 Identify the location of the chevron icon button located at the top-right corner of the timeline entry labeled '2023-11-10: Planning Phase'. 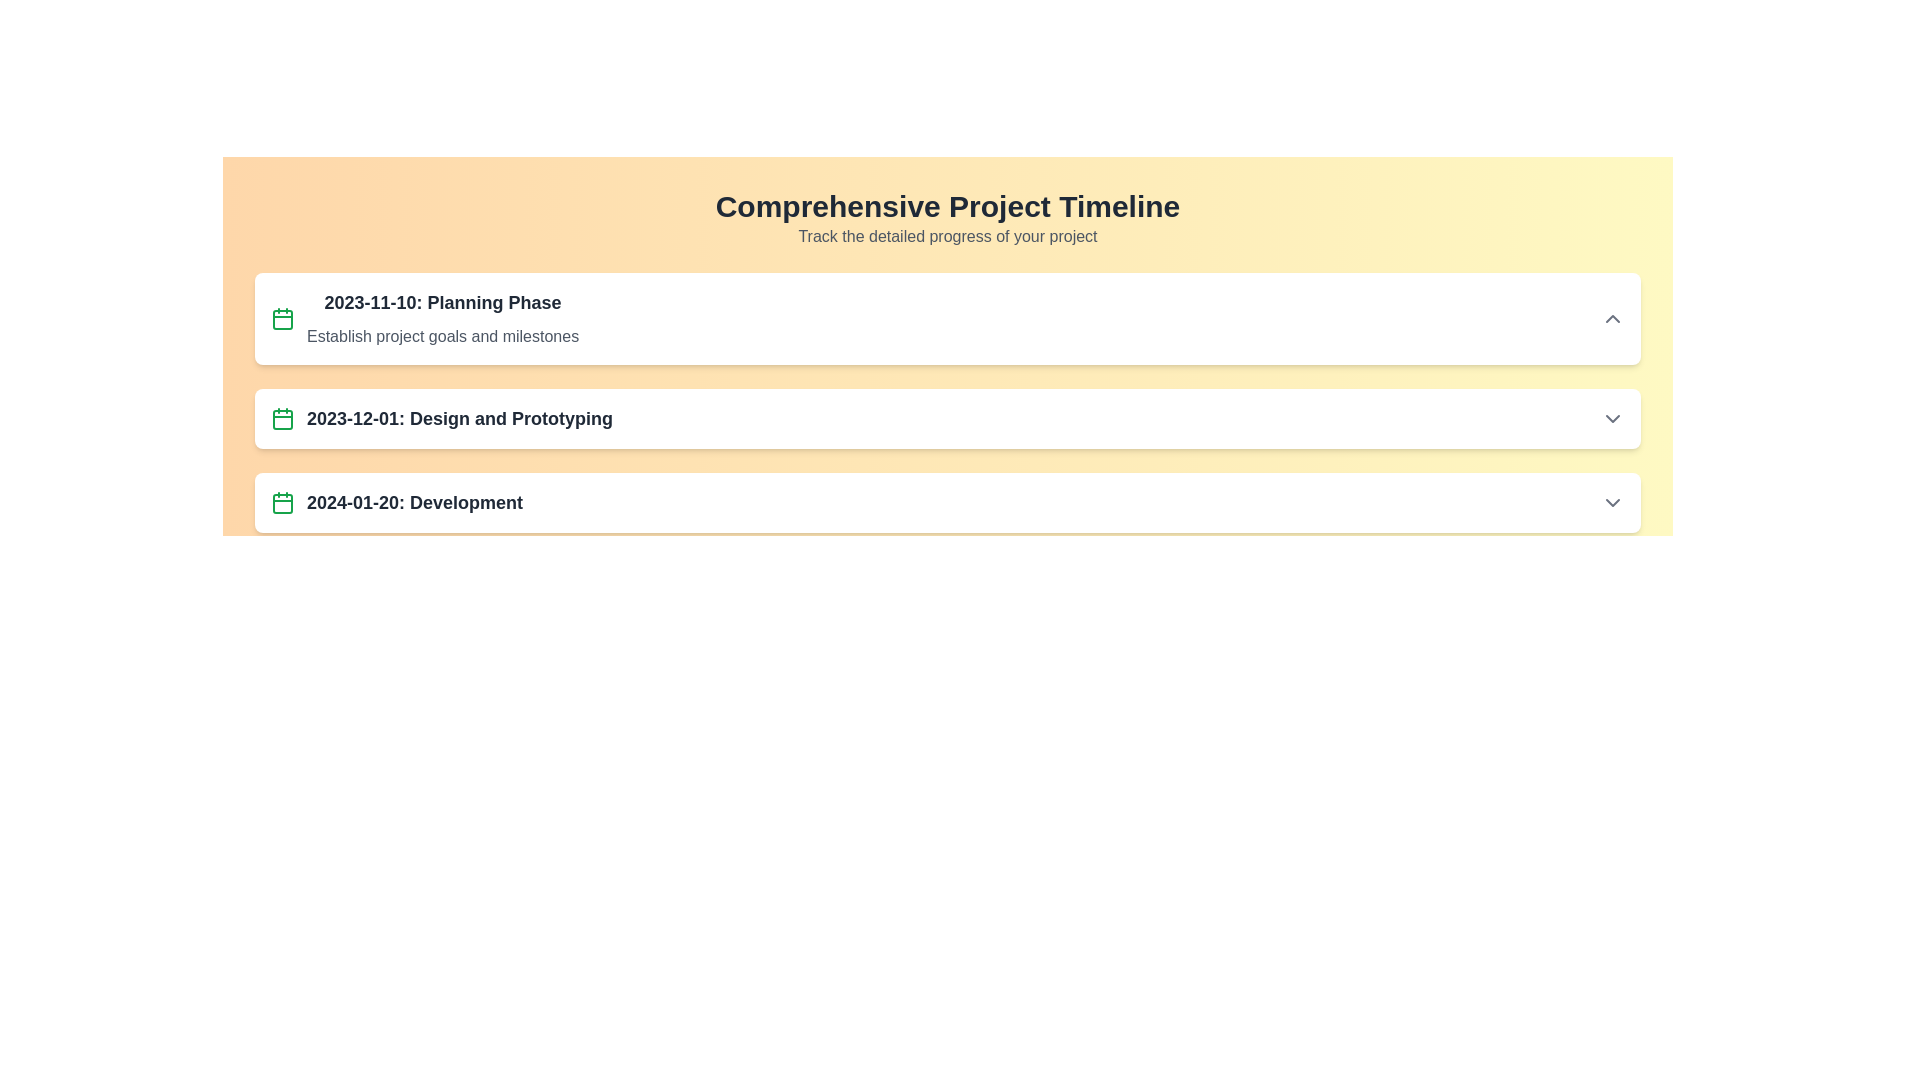
(1612, 318).